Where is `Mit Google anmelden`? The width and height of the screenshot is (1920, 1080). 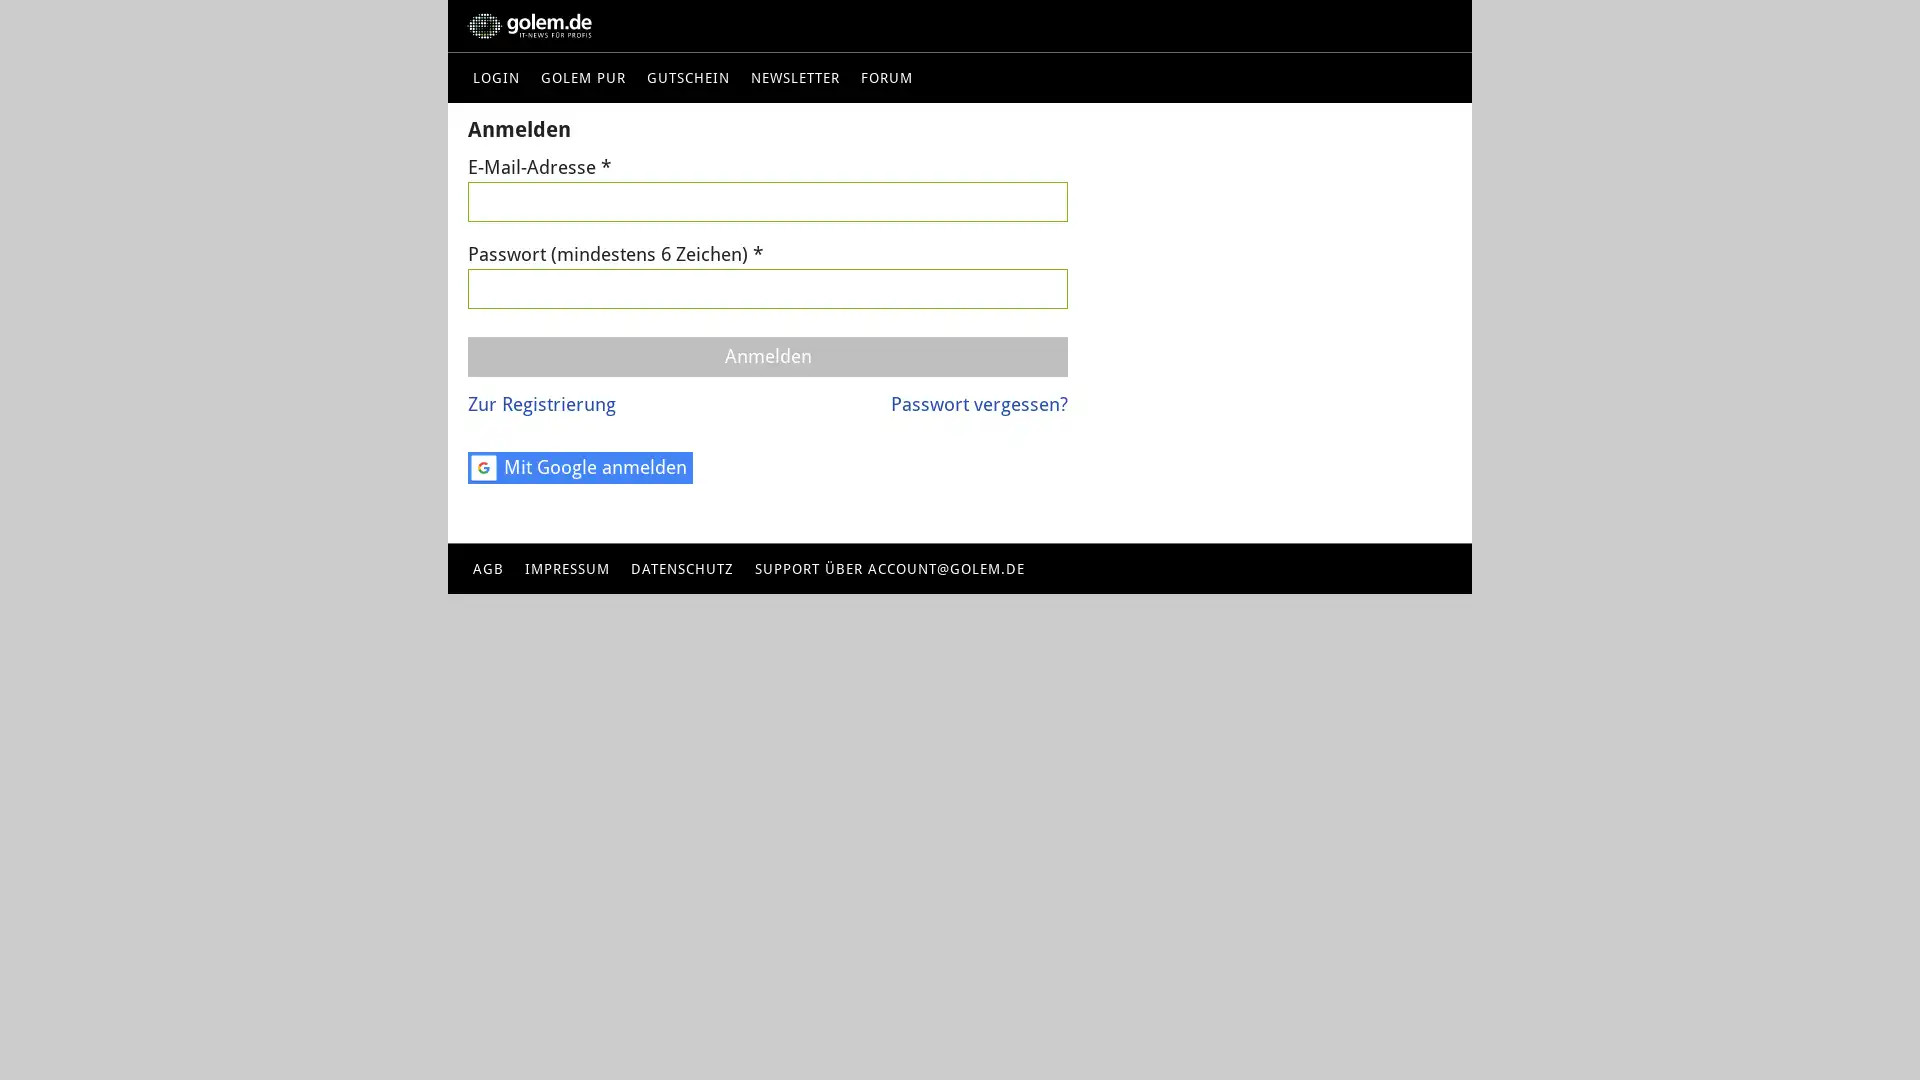 Mit Google anmelden is located at coordinates (579, 467).